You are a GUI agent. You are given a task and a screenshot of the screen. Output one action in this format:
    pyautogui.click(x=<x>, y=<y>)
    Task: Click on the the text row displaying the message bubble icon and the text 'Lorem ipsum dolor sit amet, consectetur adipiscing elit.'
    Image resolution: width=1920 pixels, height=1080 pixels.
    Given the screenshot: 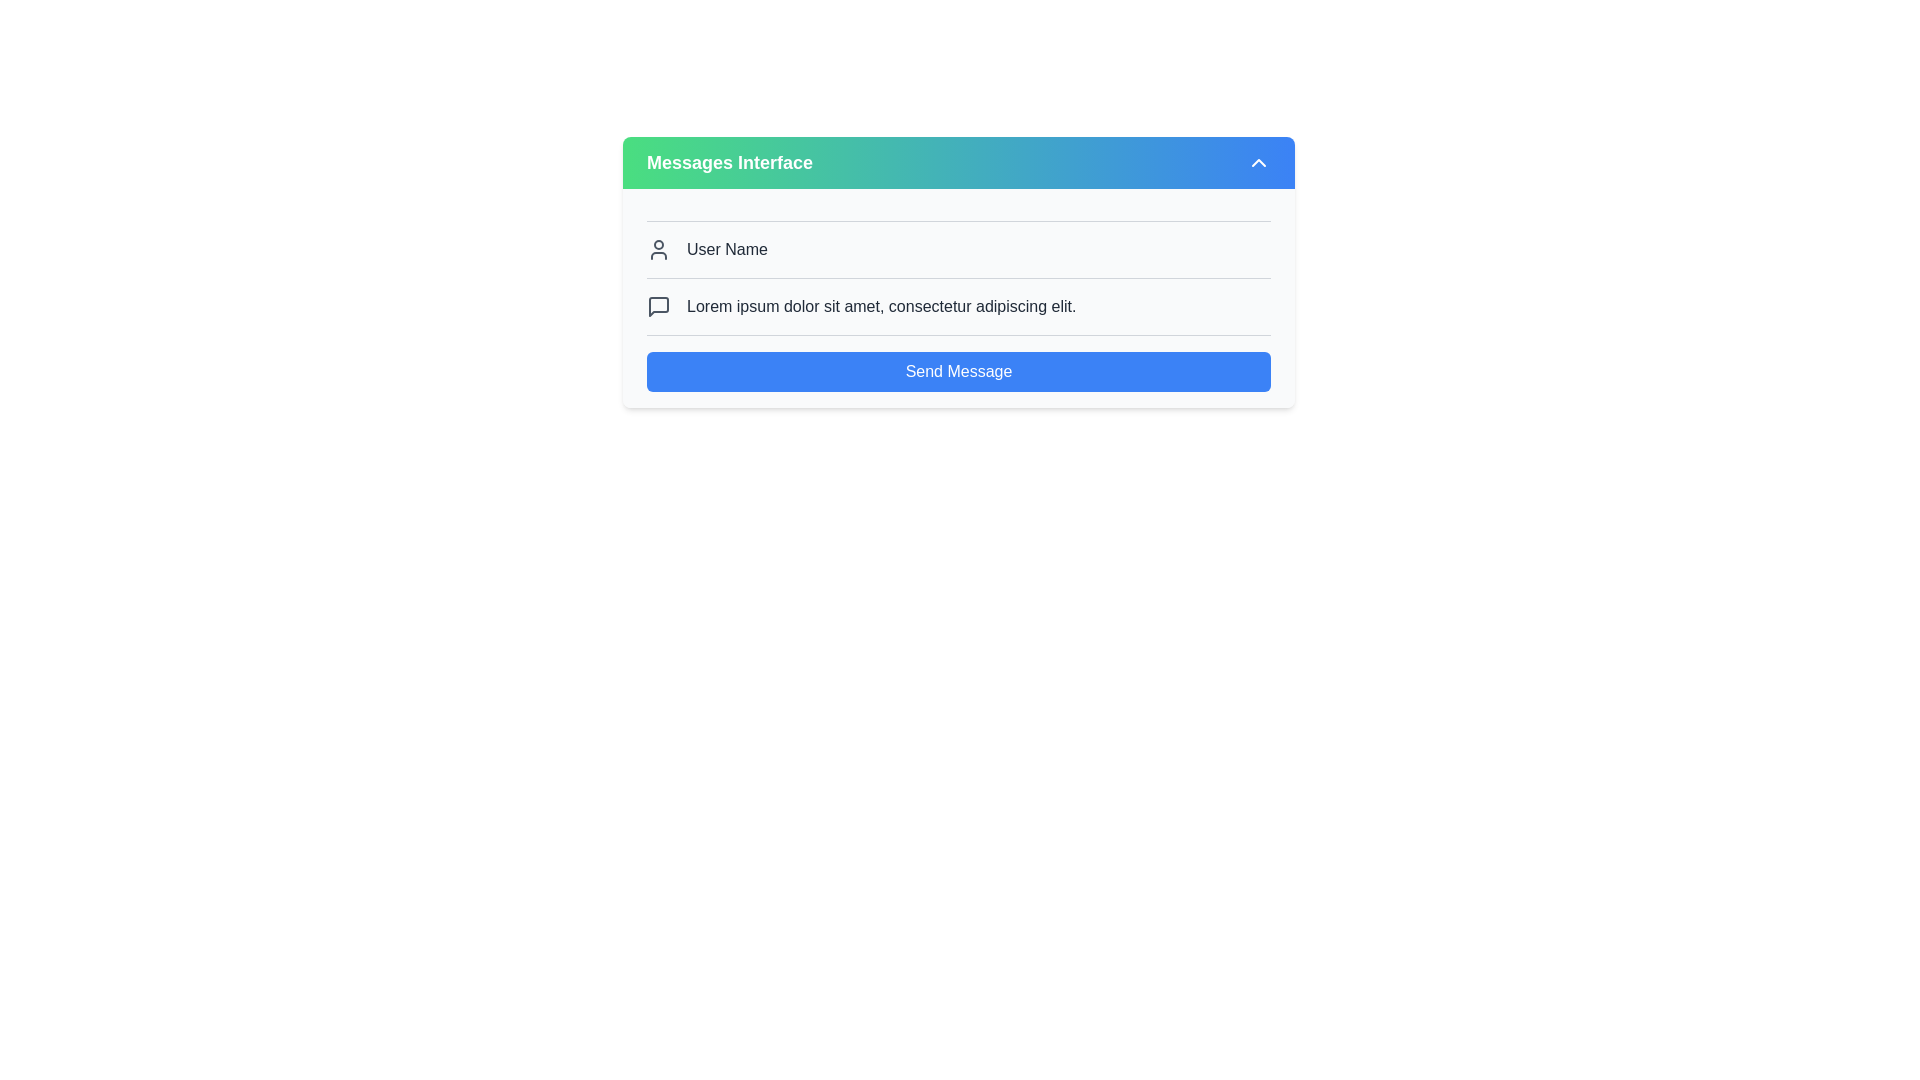 What is the action you would take?
    pyautogui.click(x=958, y=307)
    